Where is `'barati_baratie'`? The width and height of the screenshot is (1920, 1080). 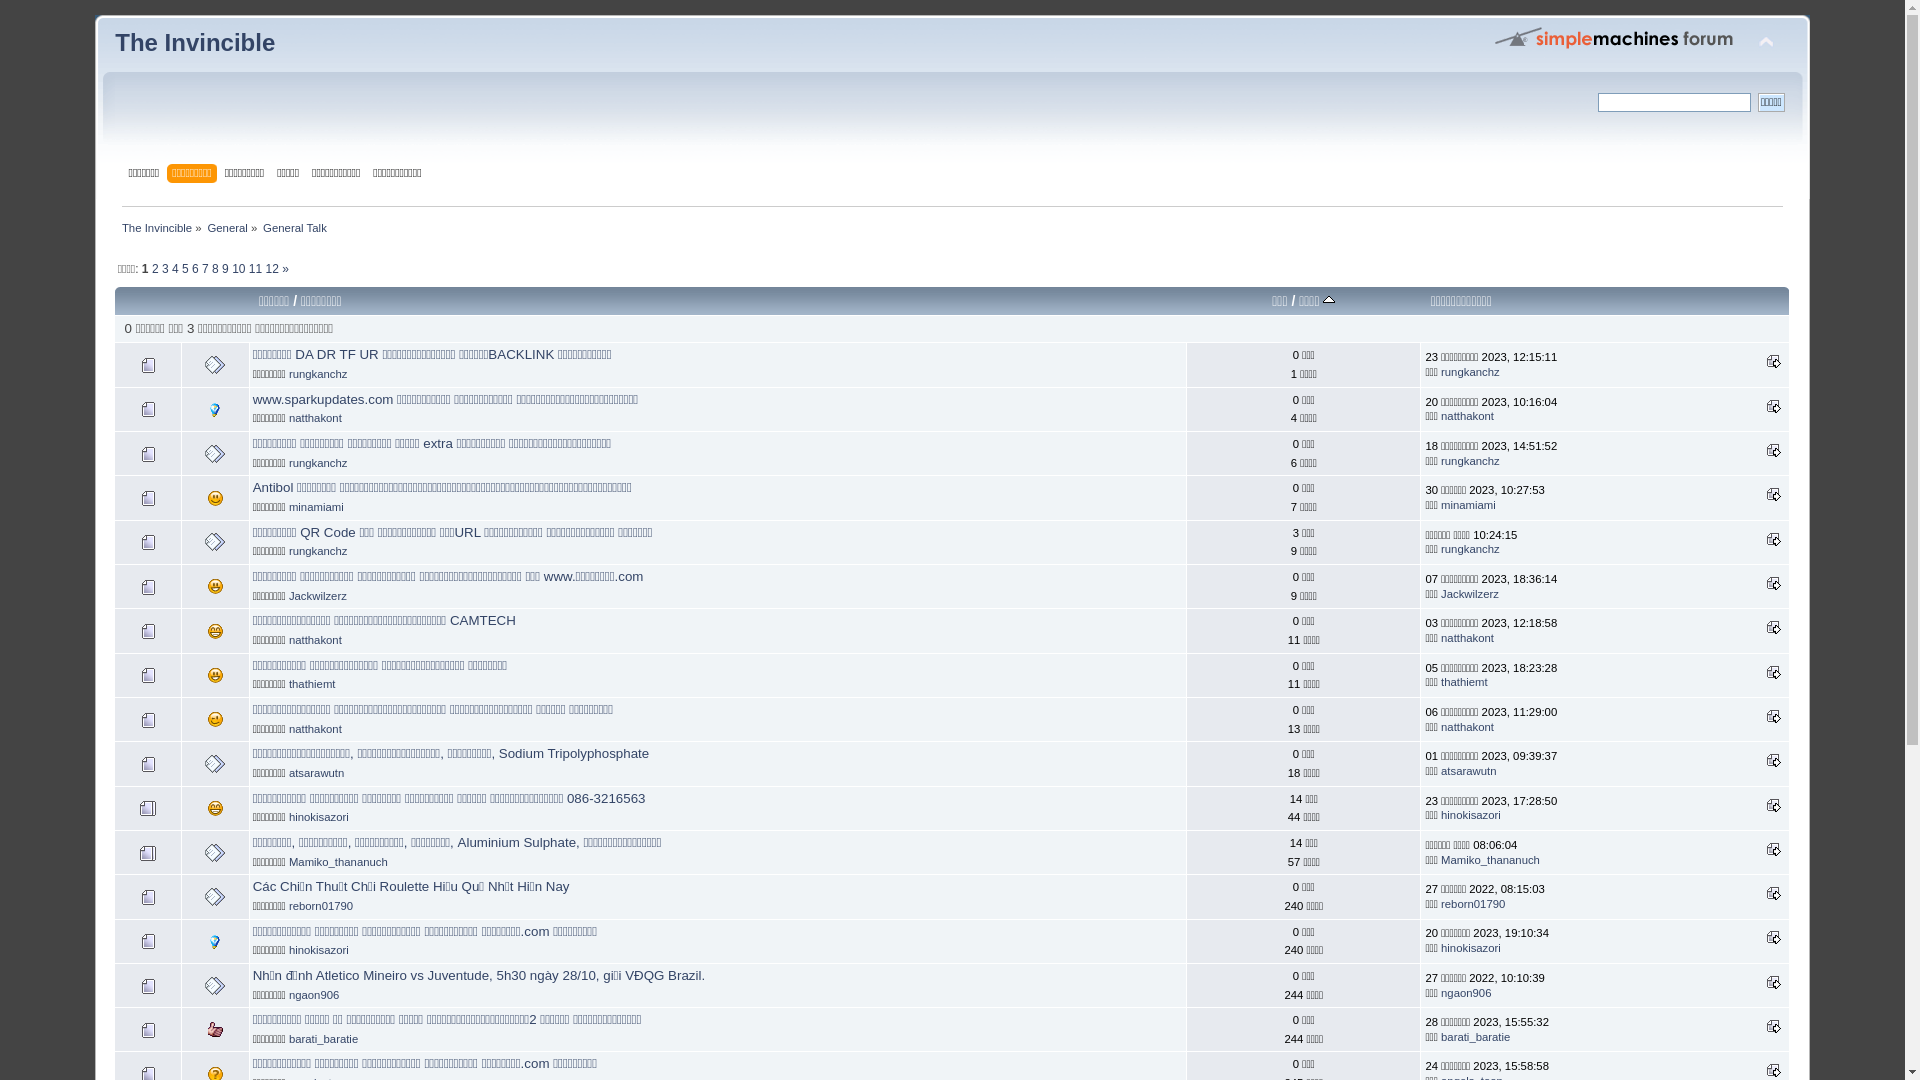
'barati_baratie' is located at coordinates (323, 1037).